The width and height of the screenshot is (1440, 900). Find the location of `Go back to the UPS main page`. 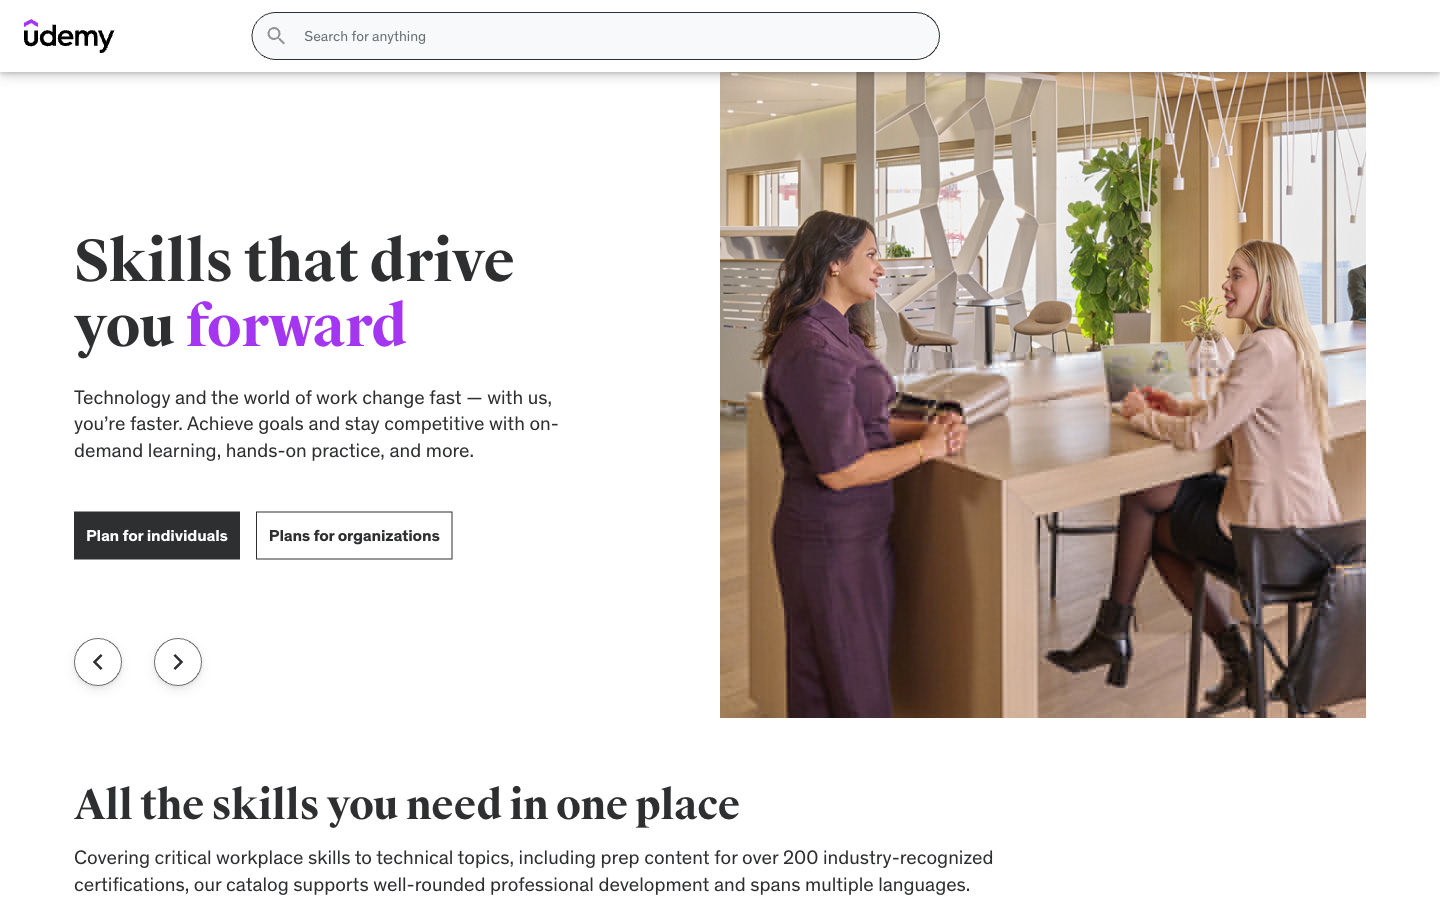

Go back to the UPS main page is located at coordinates (86, 59).